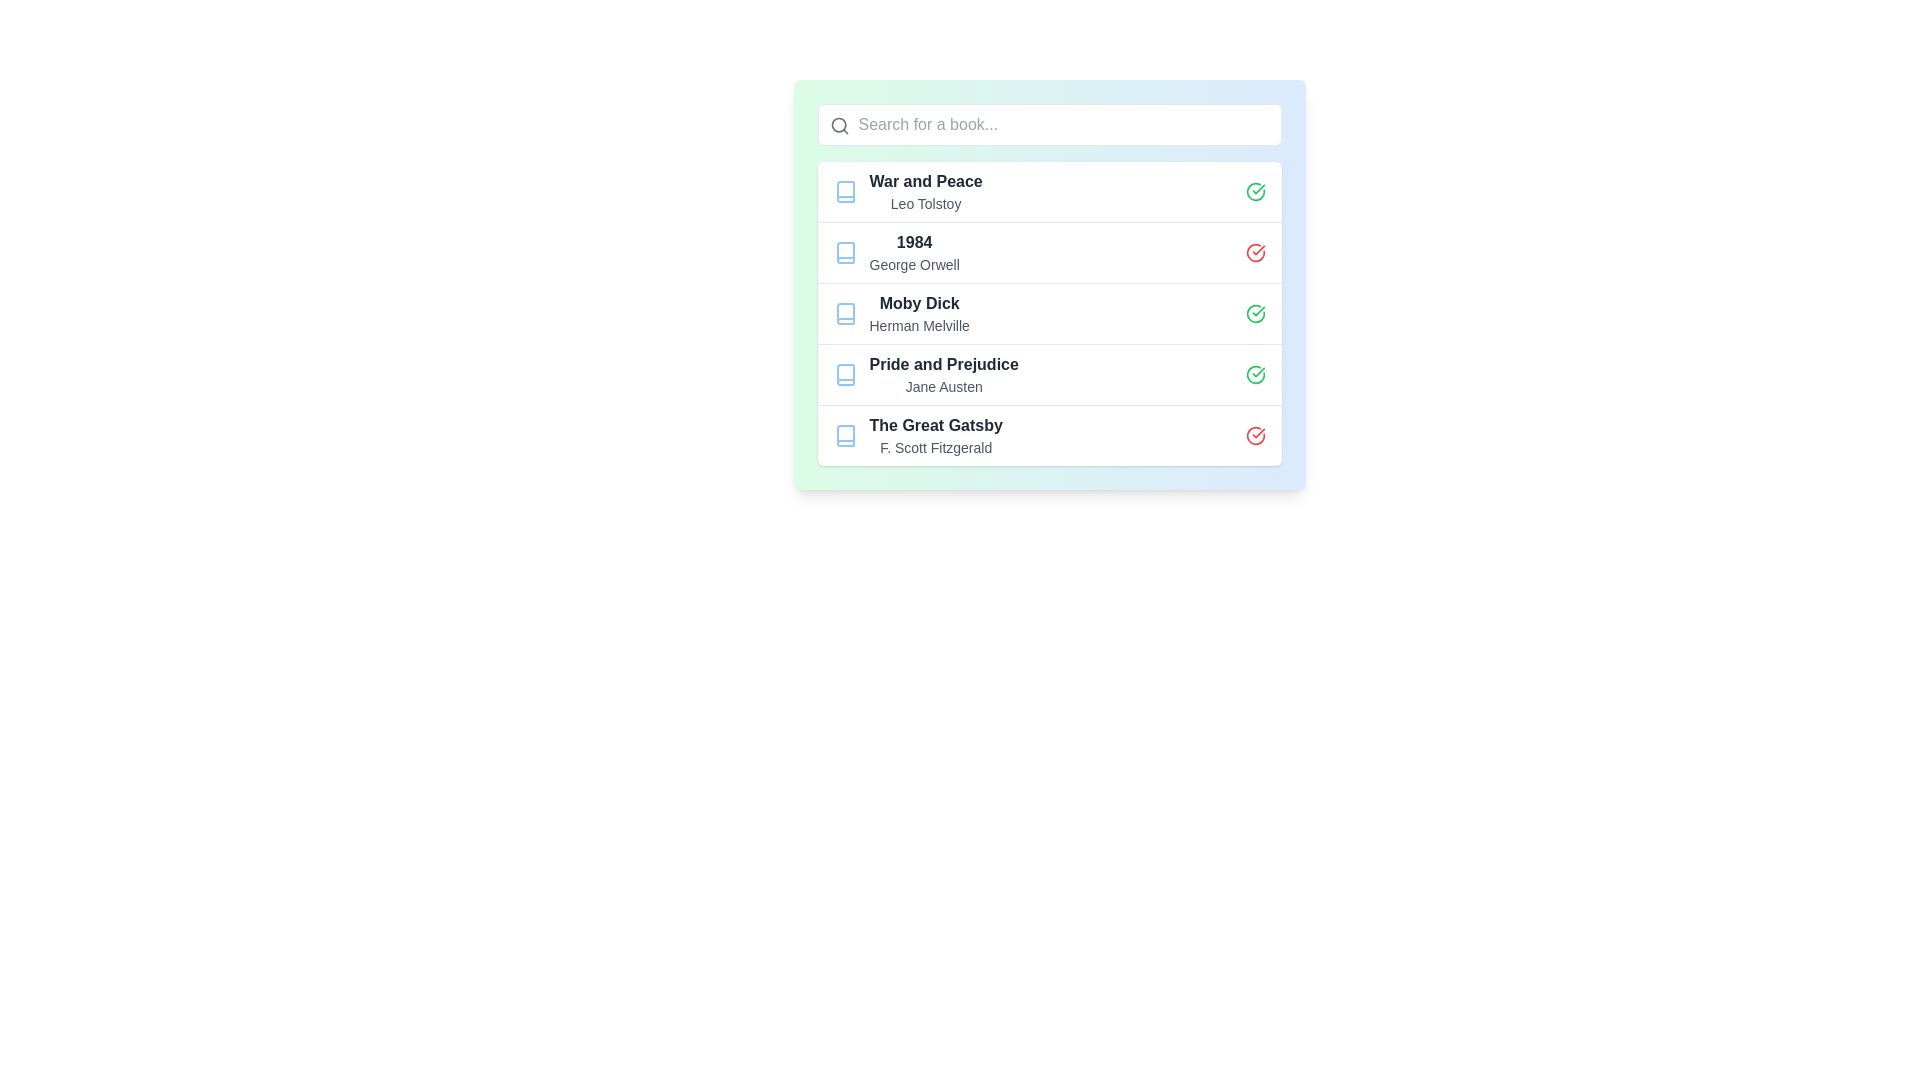 This screenshot has width=1920, height=1080. Describe the element at coordinates (925, 192) in the screenshot. I see `the list item displaying 'War and Peace' by Leo Tolstoy` at that location.